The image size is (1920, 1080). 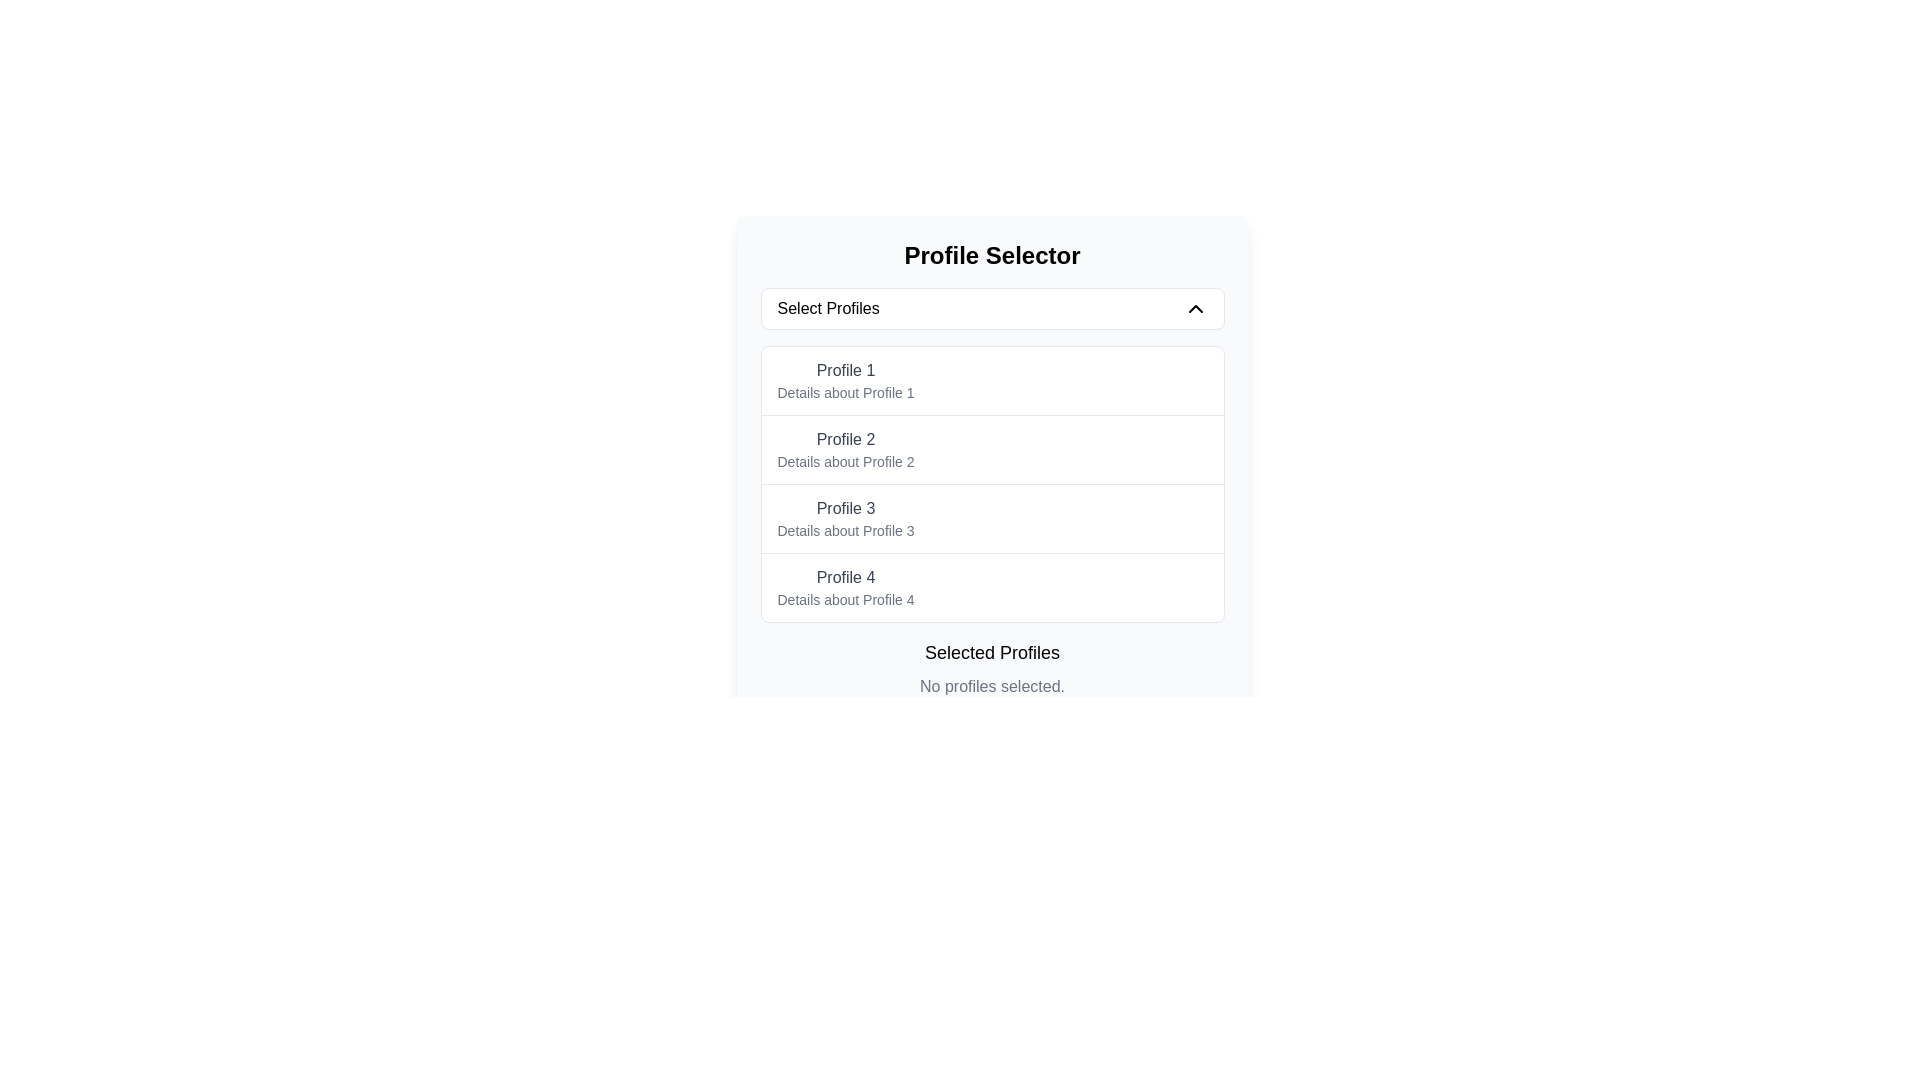 What do you see at coordinates (845, 508) in the screenshot?
I see `'Profile 3' text label, which is the third item in the 'Profile Selector' list` at bounding box center [845, 508].